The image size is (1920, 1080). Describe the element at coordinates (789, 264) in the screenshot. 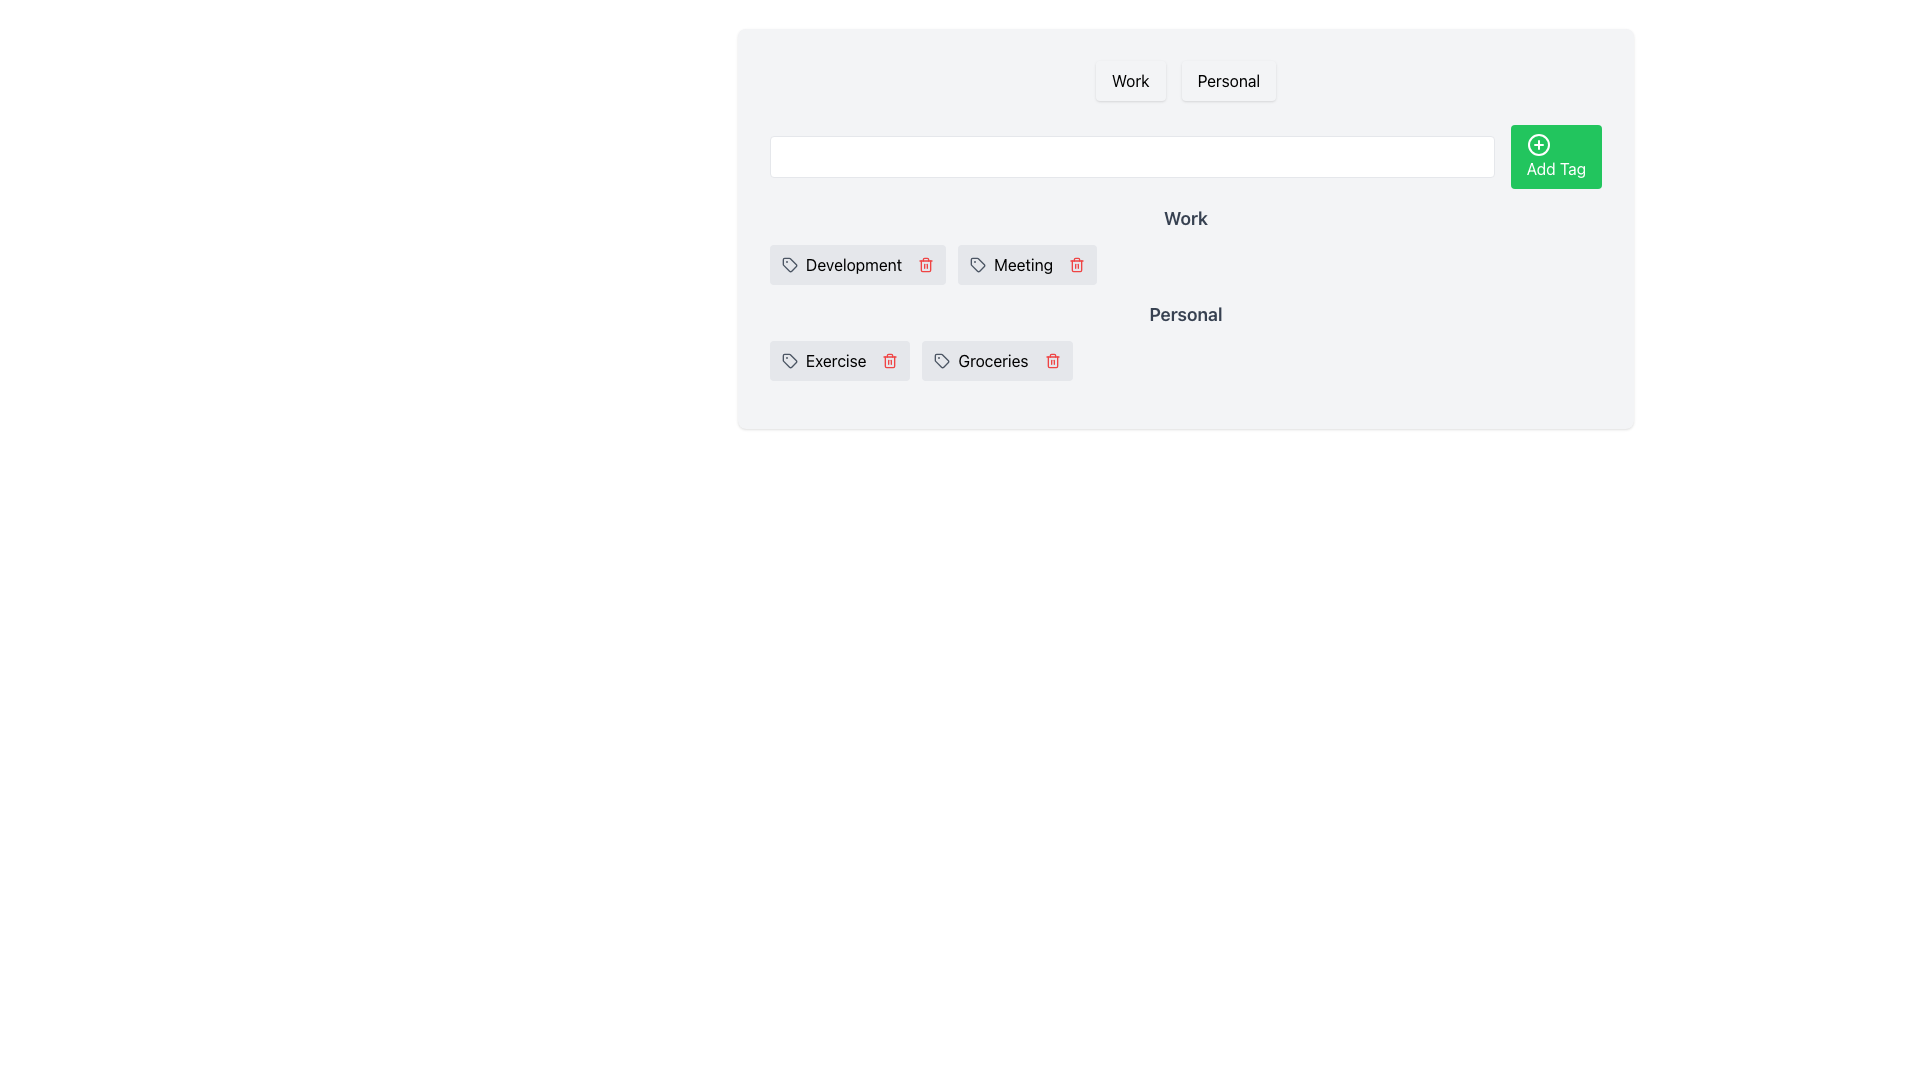

I see `the visual representation of the tag symbol icon located on the left side of the 'Development' button, which is part of the 'Work' category` at that location.